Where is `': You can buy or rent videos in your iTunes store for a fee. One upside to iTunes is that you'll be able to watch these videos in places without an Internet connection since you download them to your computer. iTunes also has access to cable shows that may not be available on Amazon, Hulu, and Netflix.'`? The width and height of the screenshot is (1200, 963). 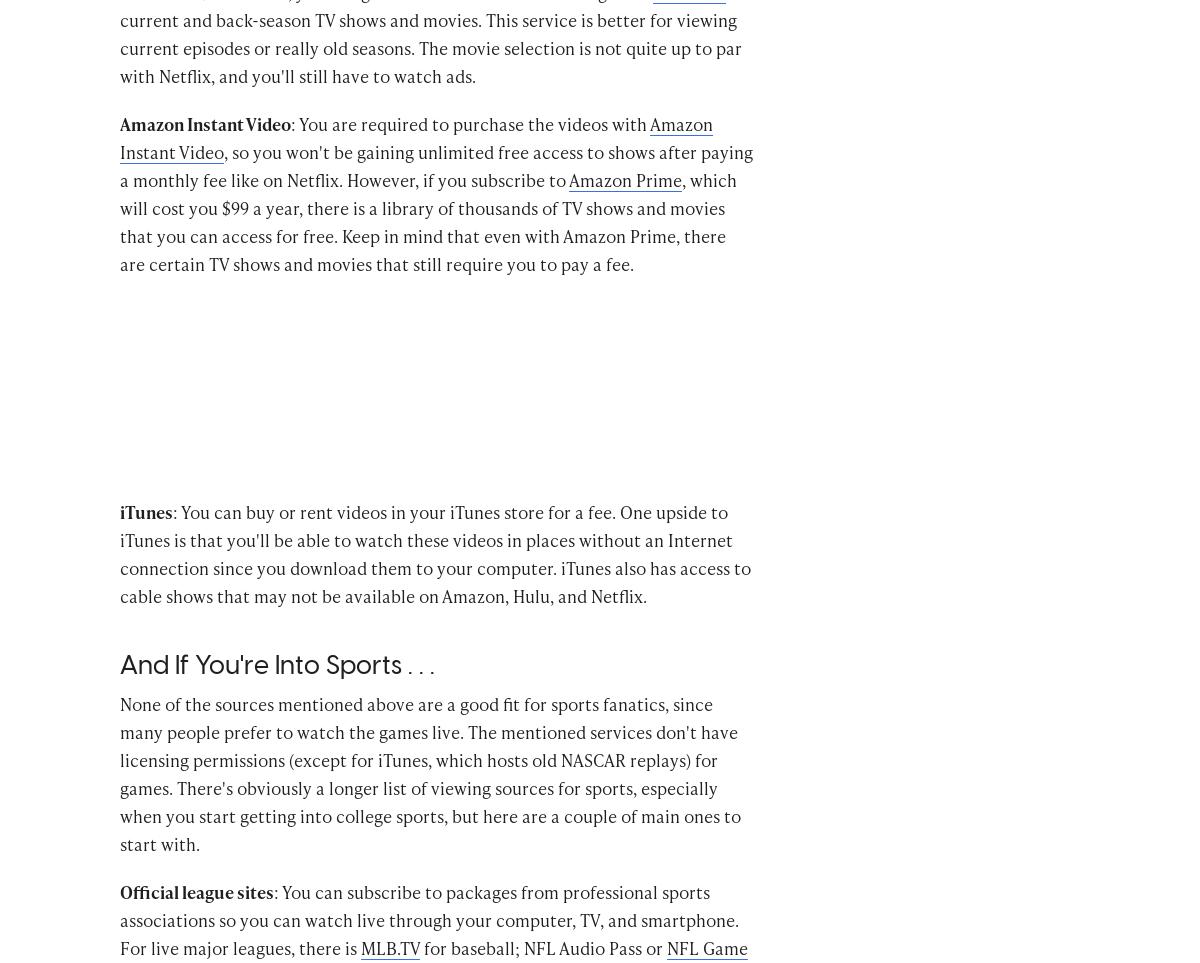 ': You can buy or rent videos in your iTunes store for a fee. One upside to iTunes is that you'll be able to watch these videos in places without an Internet connection since you download them to your computer. iTunes also has access to cable shows that may not be available on Amazon, Hulu, and Netflix.' is located at coordinates (435, 583).